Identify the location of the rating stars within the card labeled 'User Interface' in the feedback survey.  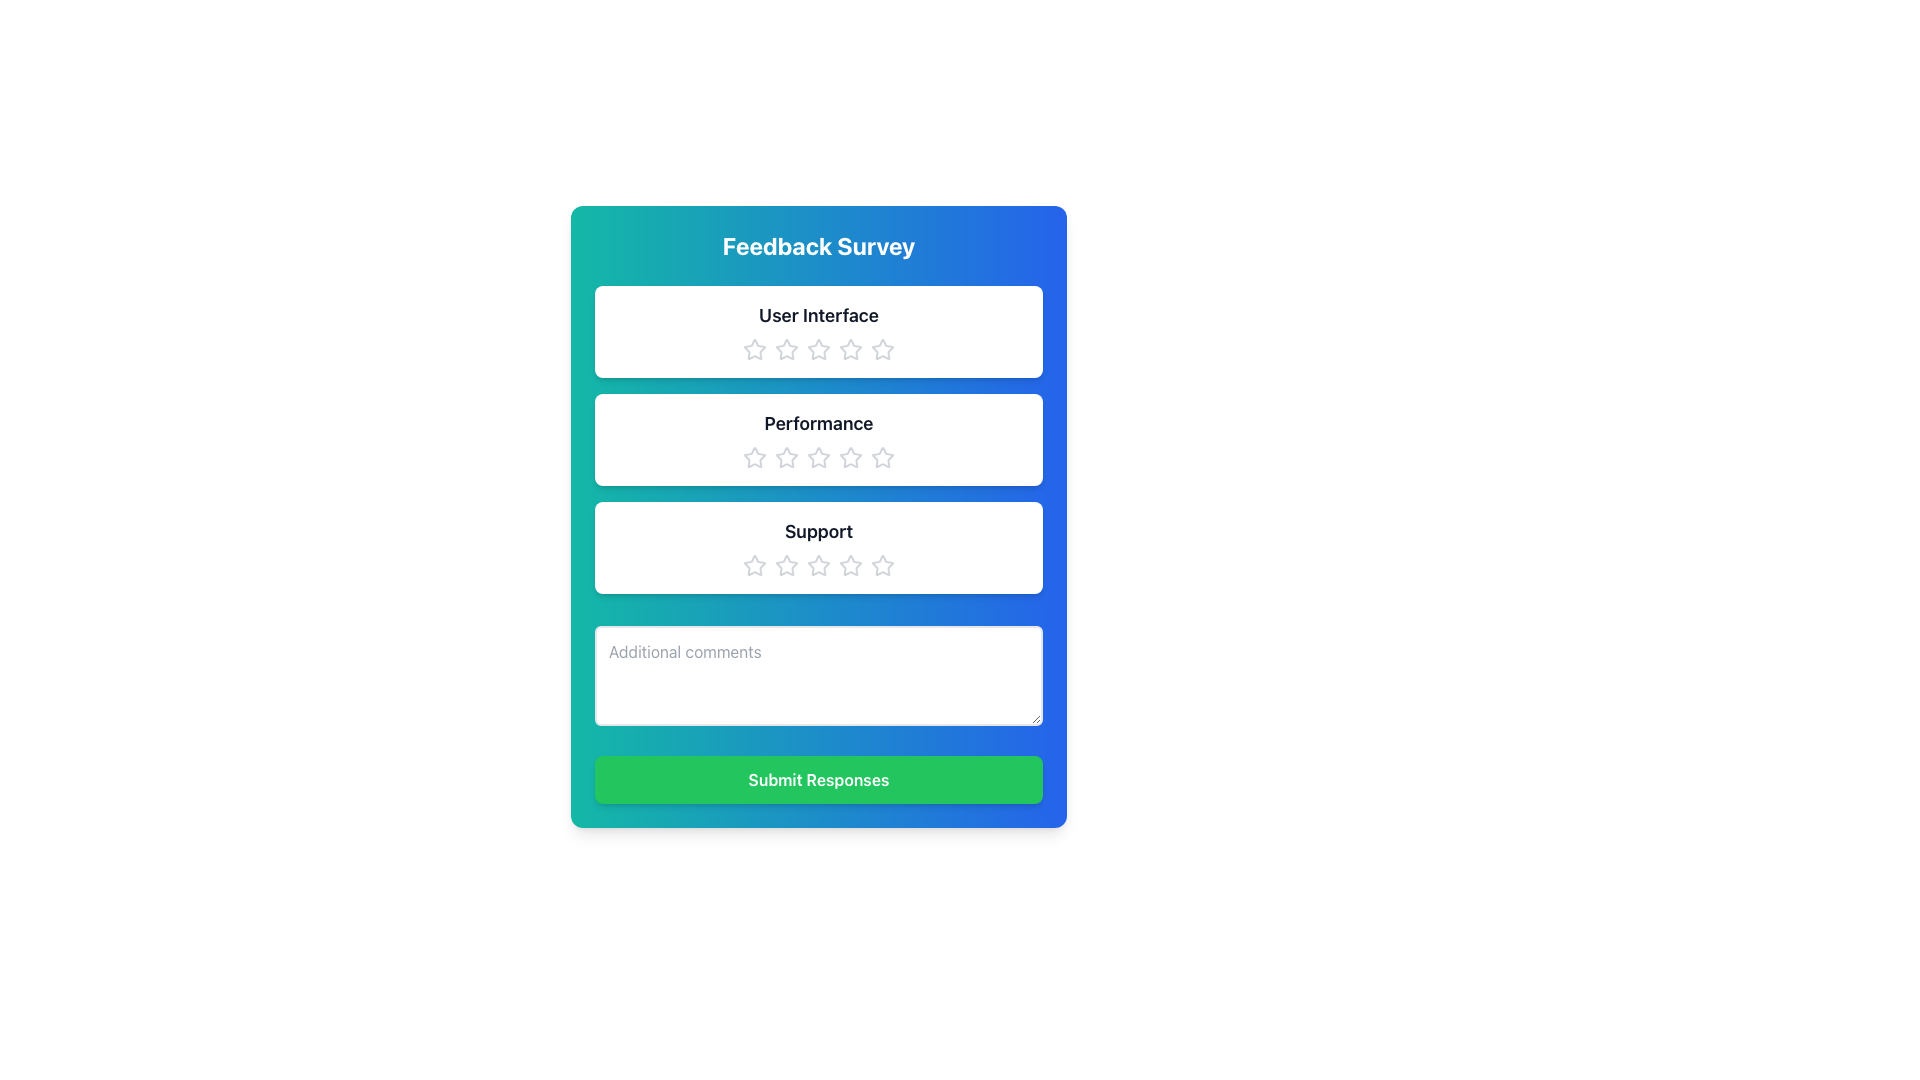
(819, 330).